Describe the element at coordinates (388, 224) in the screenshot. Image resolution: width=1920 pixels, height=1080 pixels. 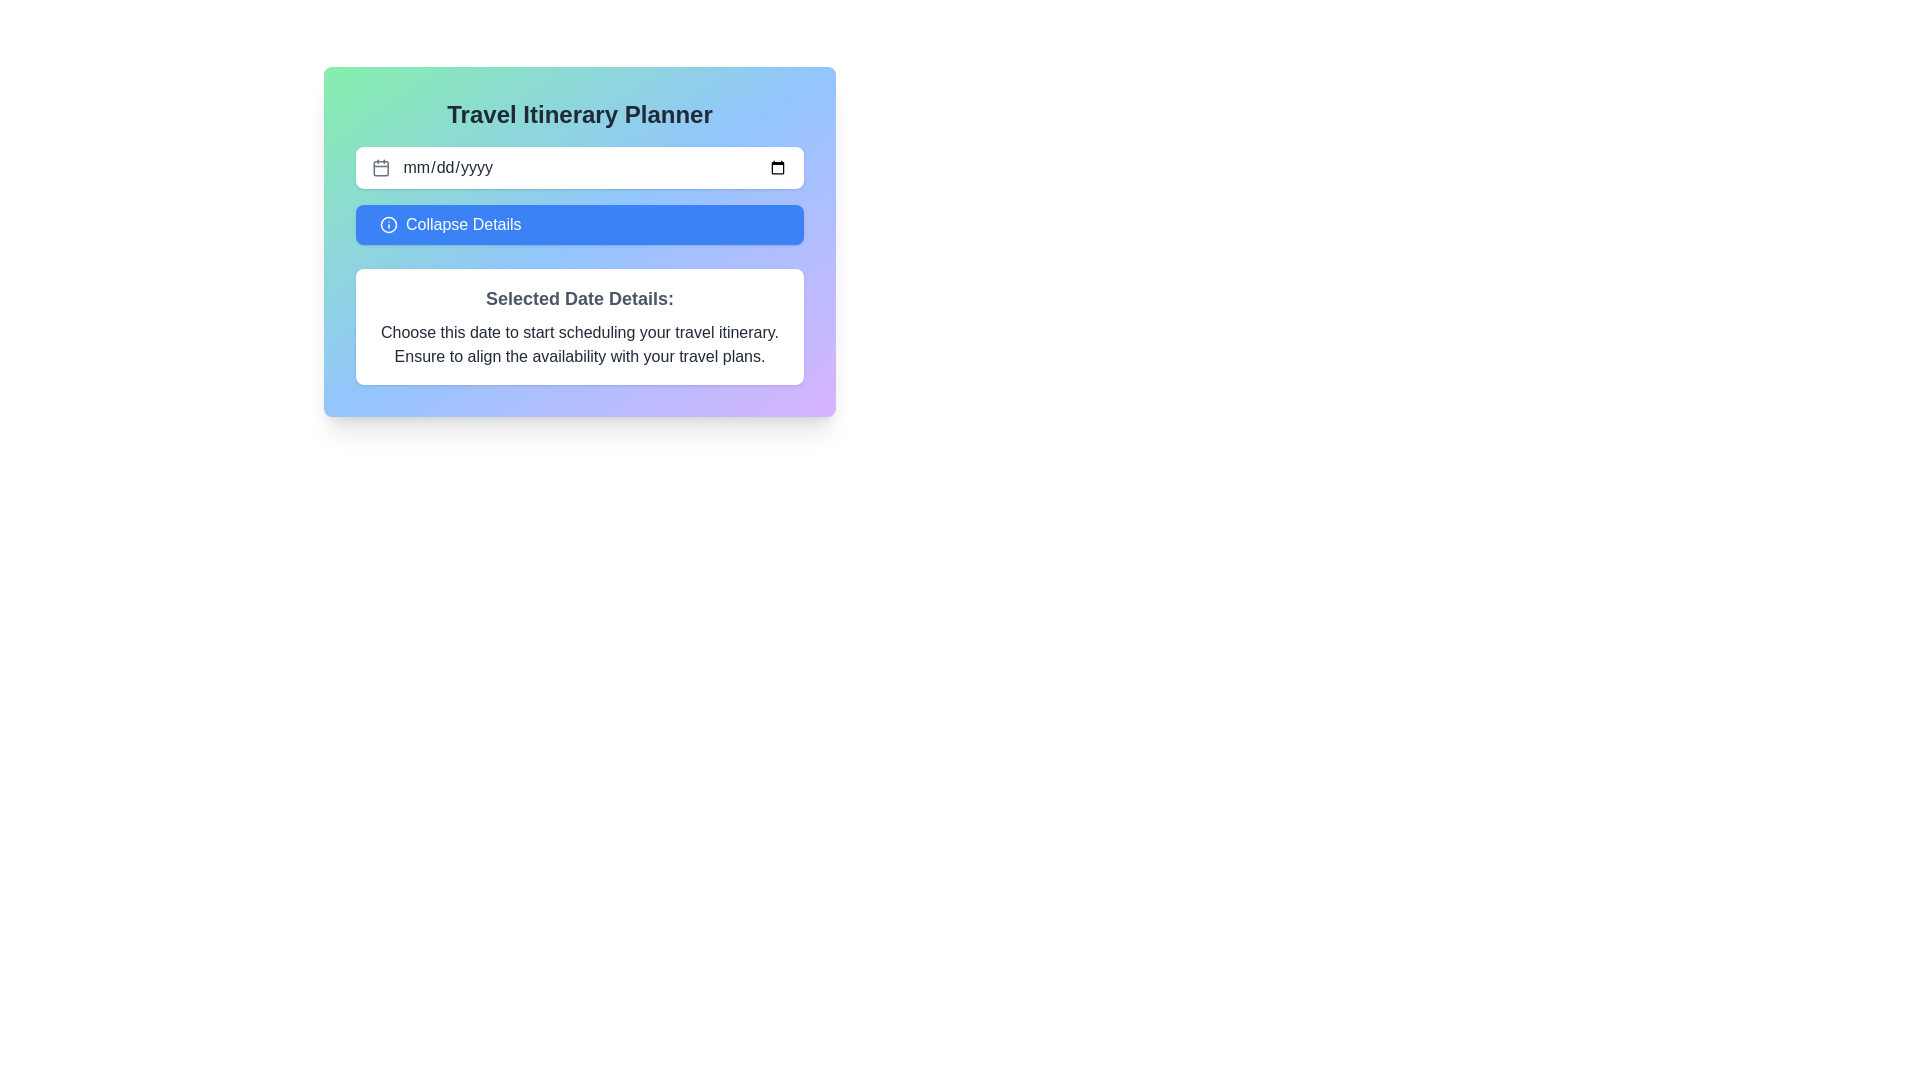
I see `the information or support icon located to the left of the 'Collapse Details' text within the blue button` at that location.